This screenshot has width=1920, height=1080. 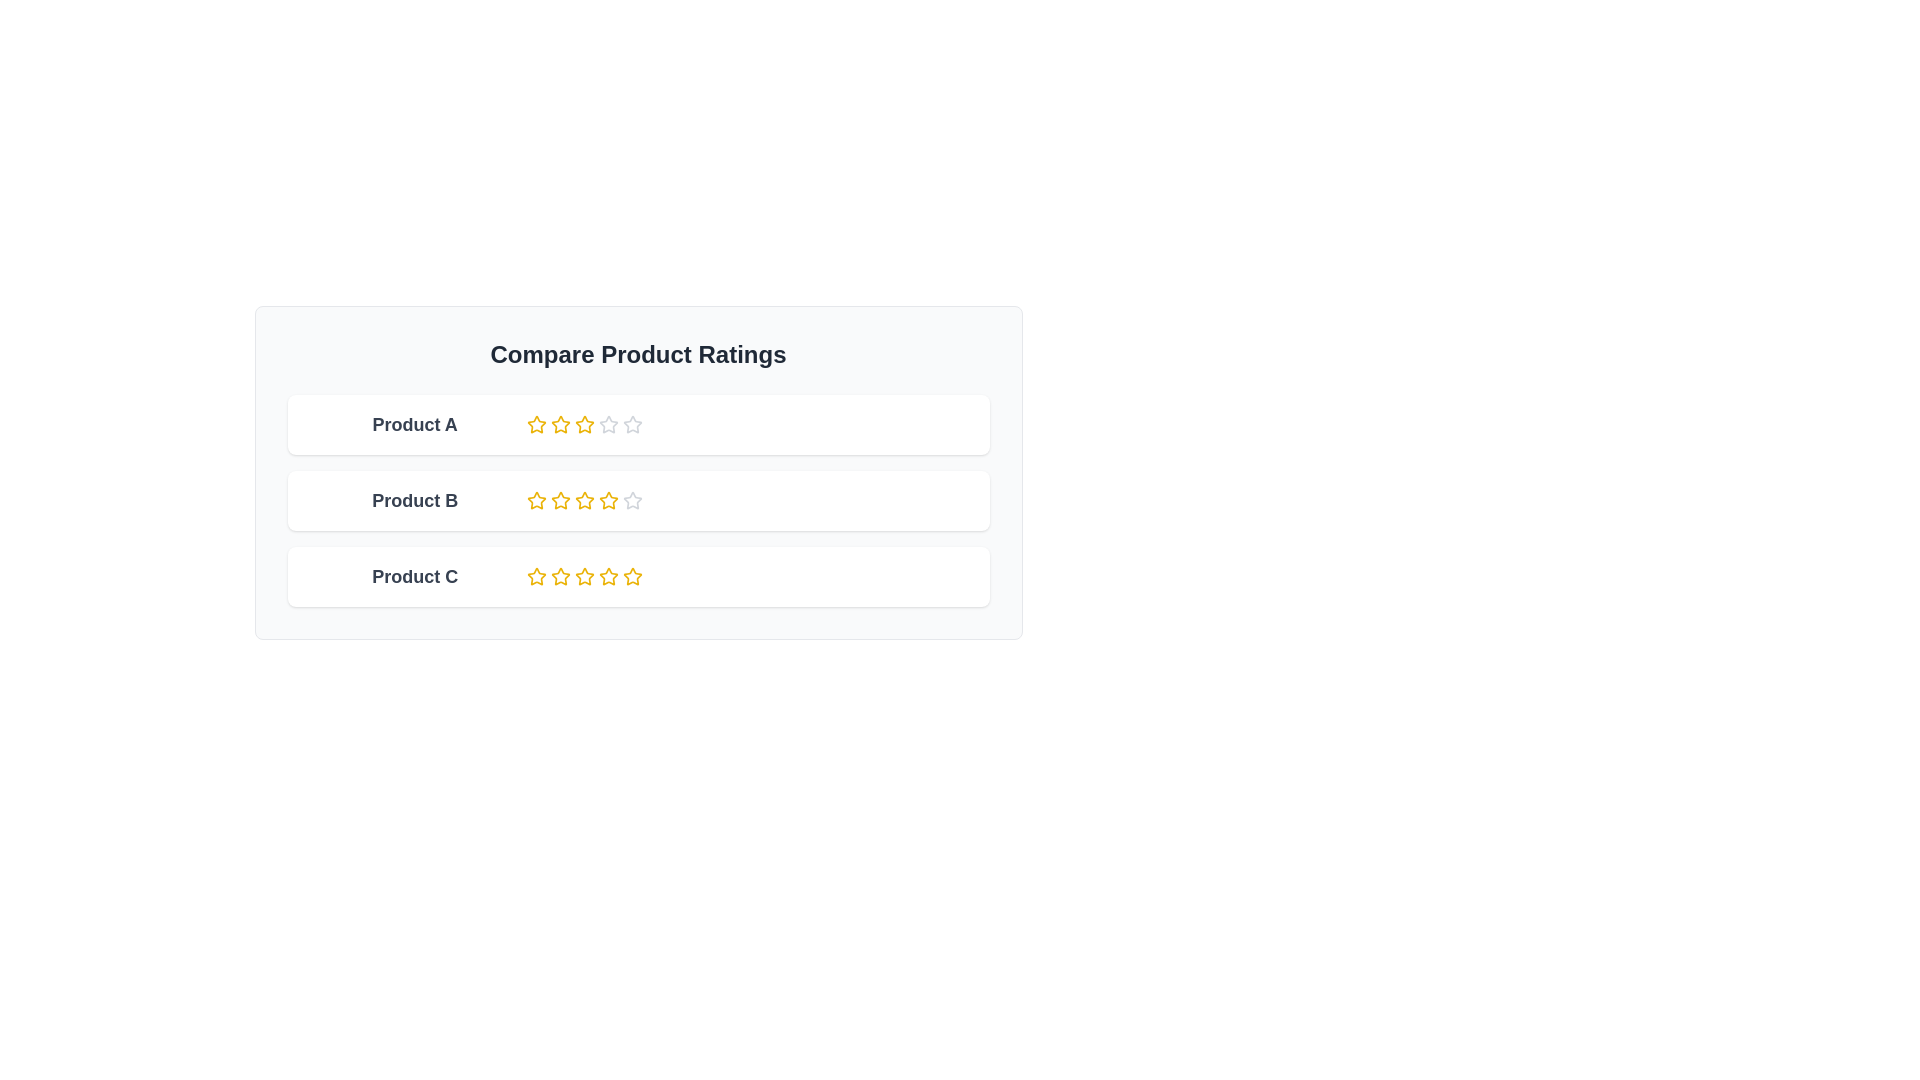 What do you see at coordinates (583, 577) in the screenshot?
I see `the active yellow star icon used for ratings, which is the third star in the row for 'Product C' located in the 'Compare Product Ratings' section` at bounding box center [583, 577].